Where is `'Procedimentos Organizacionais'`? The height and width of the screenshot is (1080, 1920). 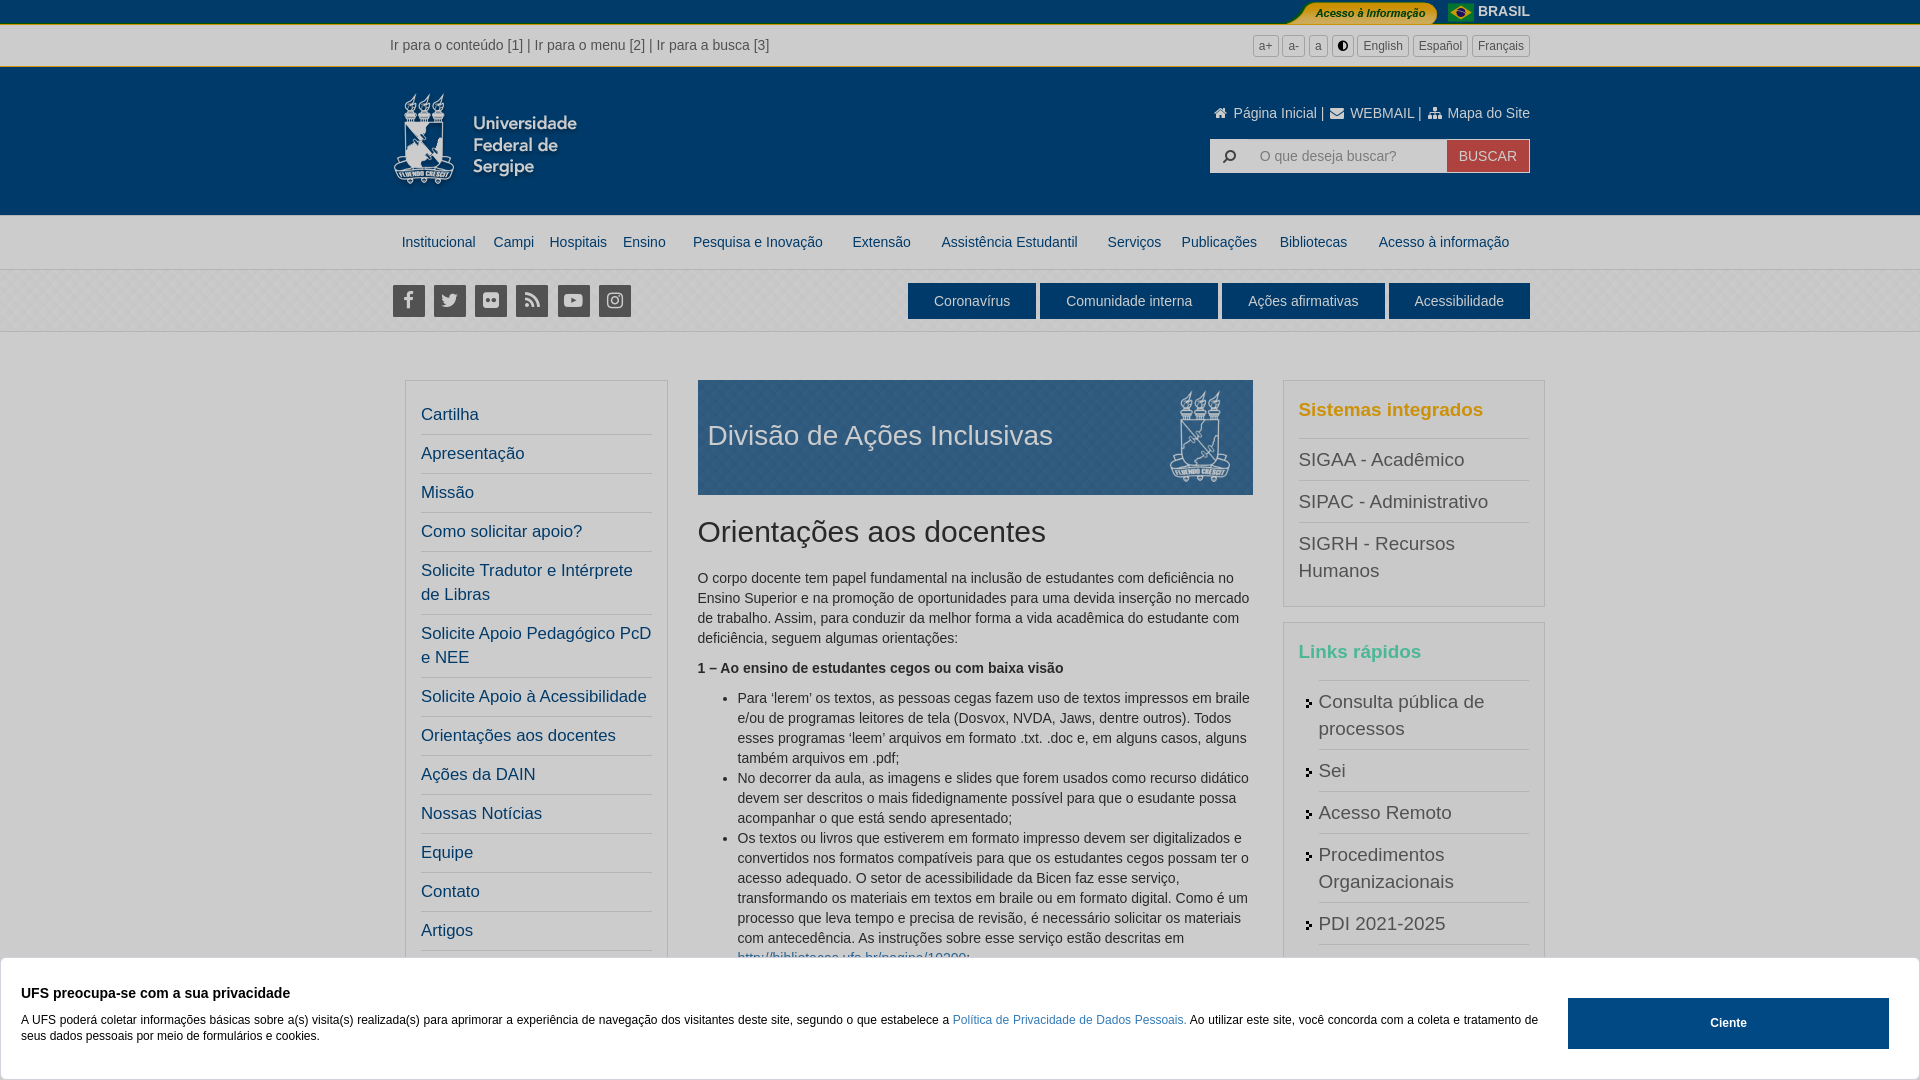
'Procedimentos Organizacionais' is located at coordinates (1384, 866).